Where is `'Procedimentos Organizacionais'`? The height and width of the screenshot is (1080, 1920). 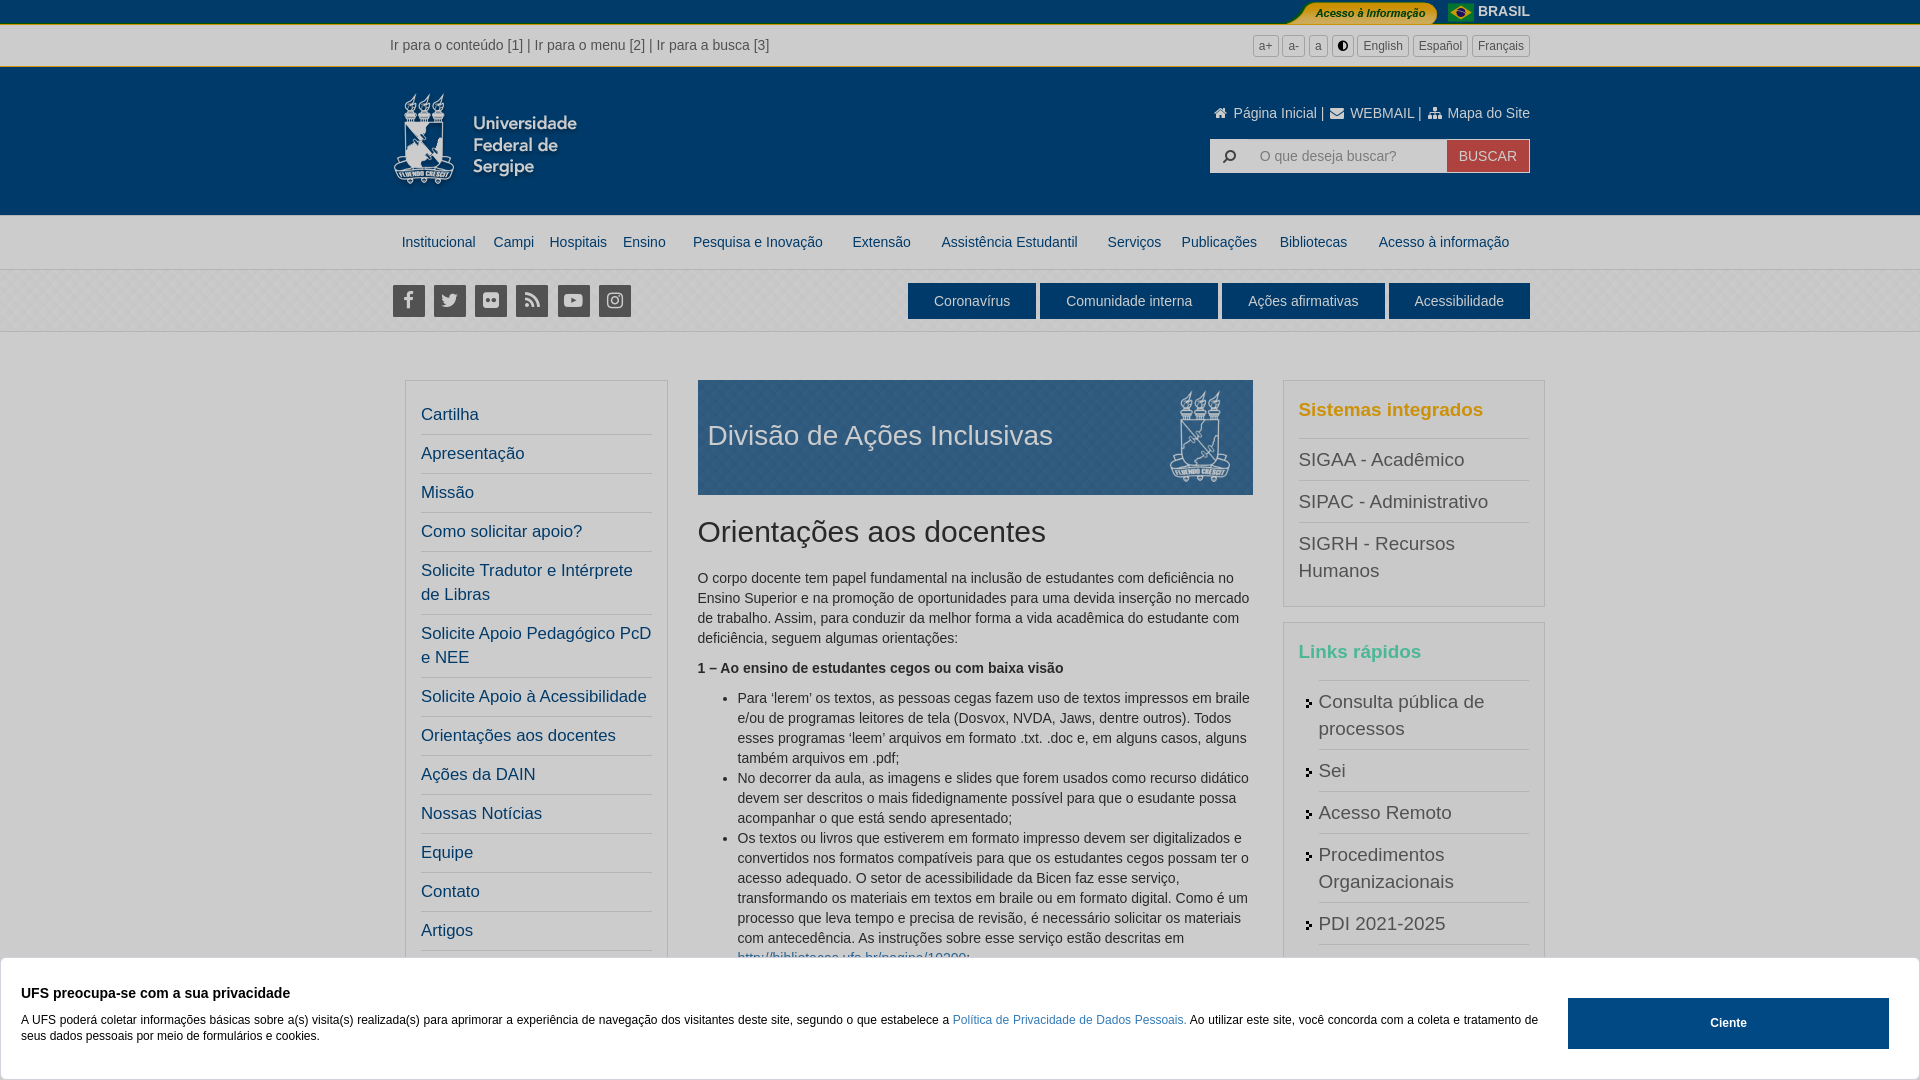
'Procedimentos Organizacionais' is located at coordinates (1384, 866).